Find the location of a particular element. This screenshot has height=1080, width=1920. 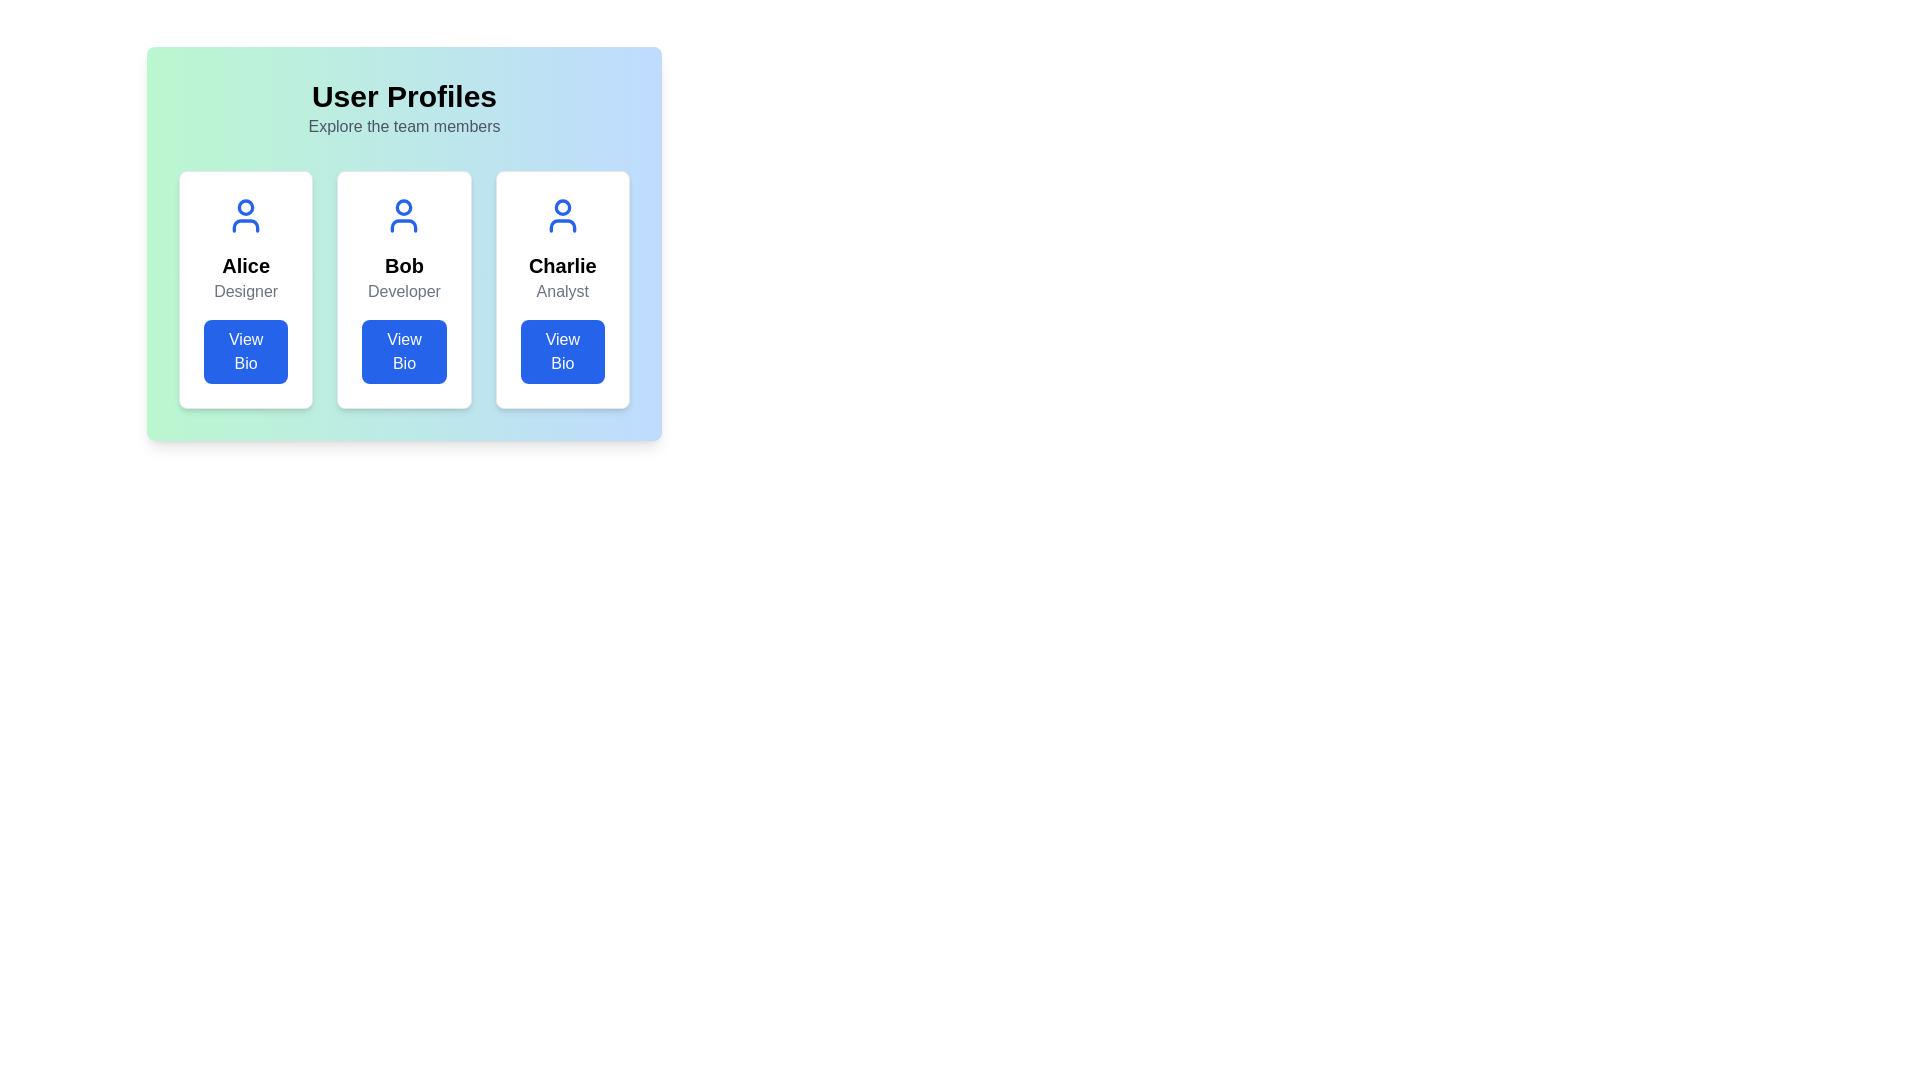

the bottom part of the user profile icon representing 'Bob', which is located in the central card of the layout is located at coordinates (403, 225).